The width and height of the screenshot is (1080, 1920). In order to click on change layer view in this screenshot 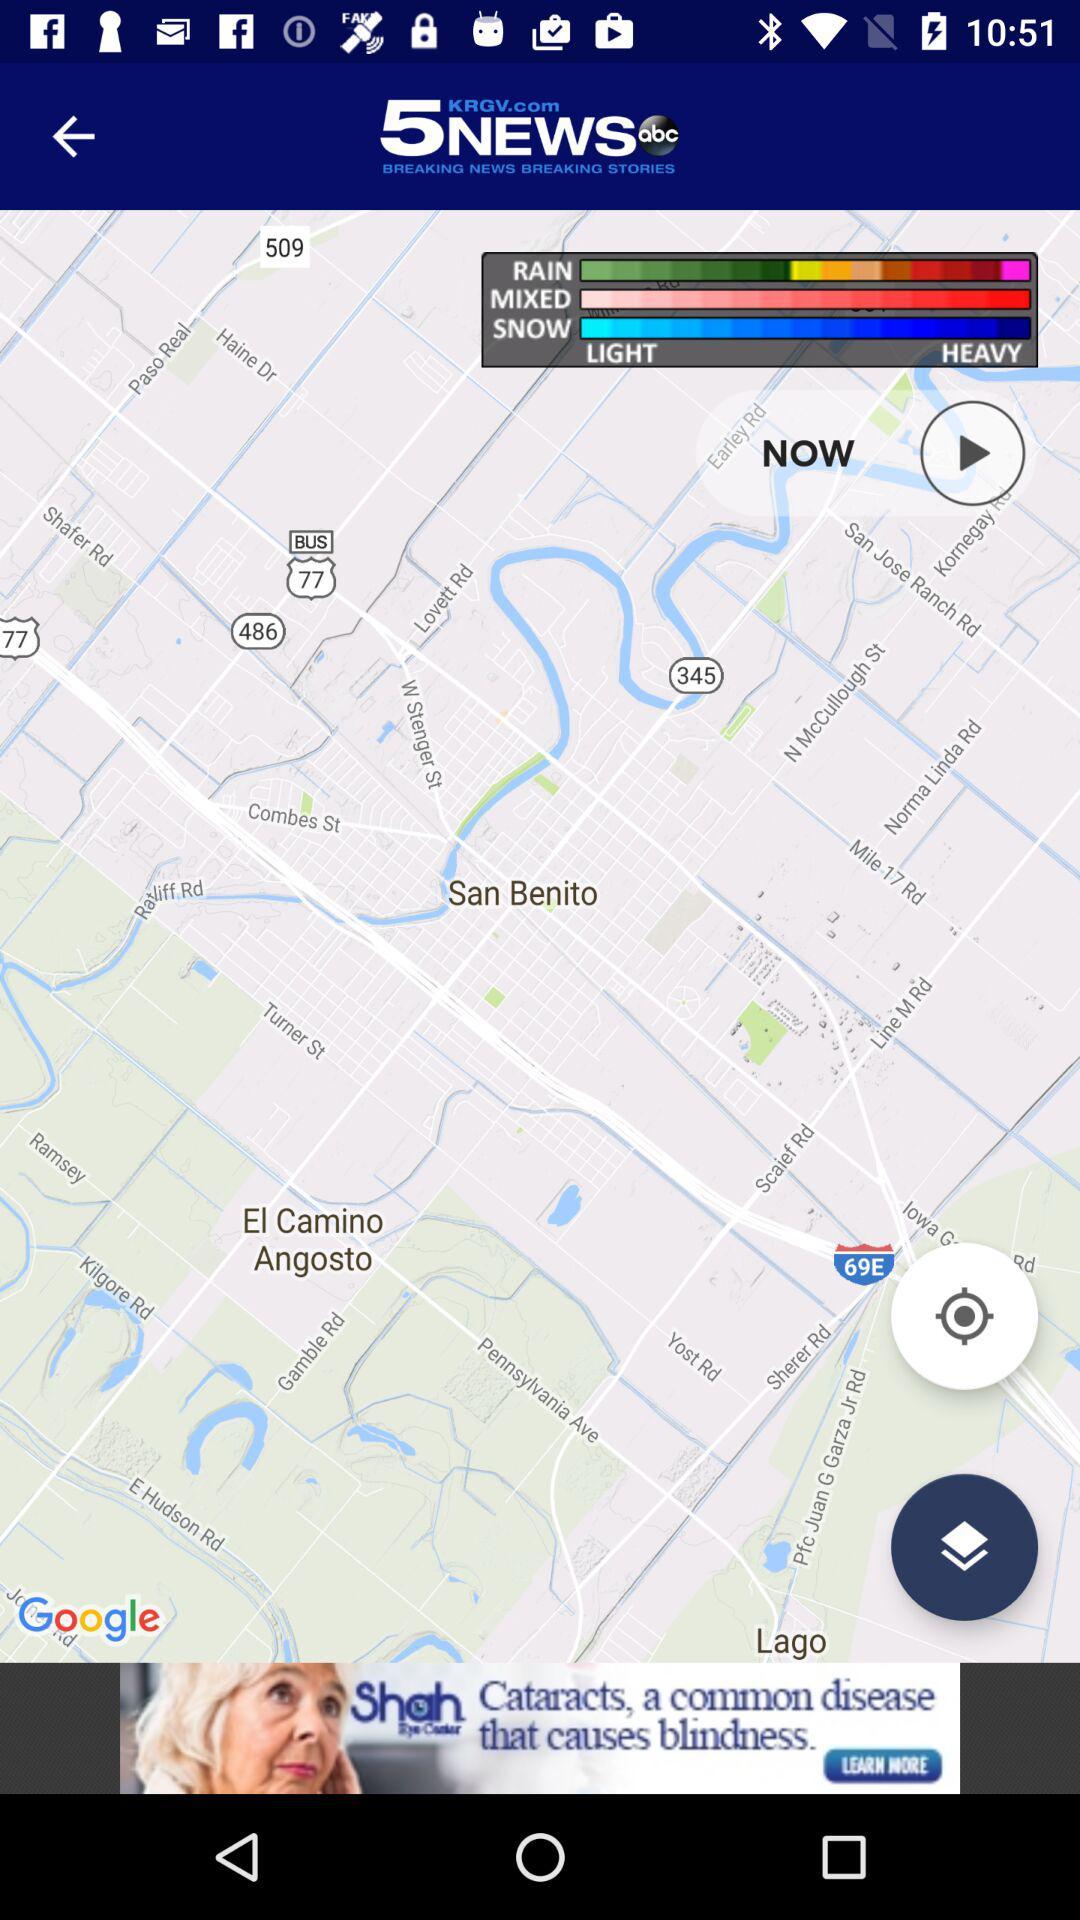, I will do `click(963, 1546)`.